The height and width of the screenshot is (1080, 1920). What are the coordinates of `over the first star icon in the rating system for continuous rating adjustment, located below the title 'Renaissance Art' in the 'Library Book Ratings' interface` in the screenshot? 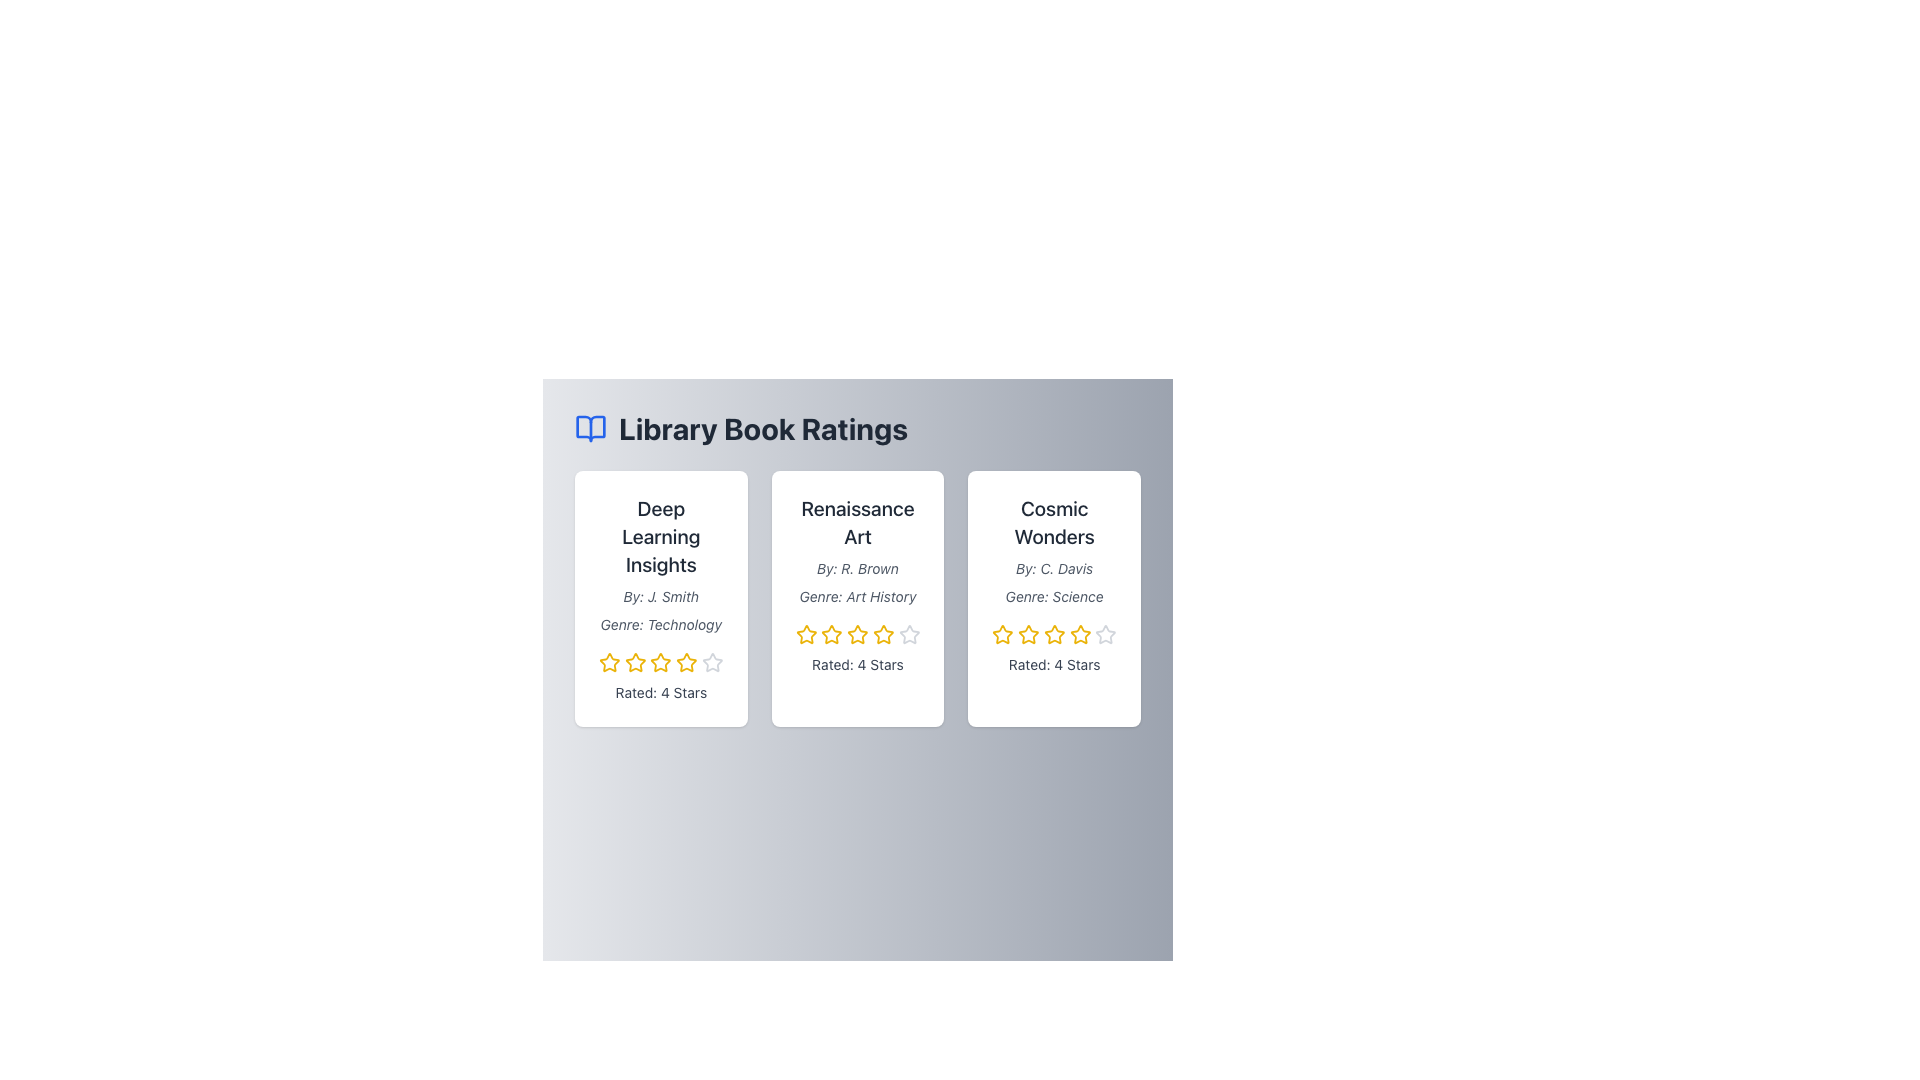 It's located at (806, 635).